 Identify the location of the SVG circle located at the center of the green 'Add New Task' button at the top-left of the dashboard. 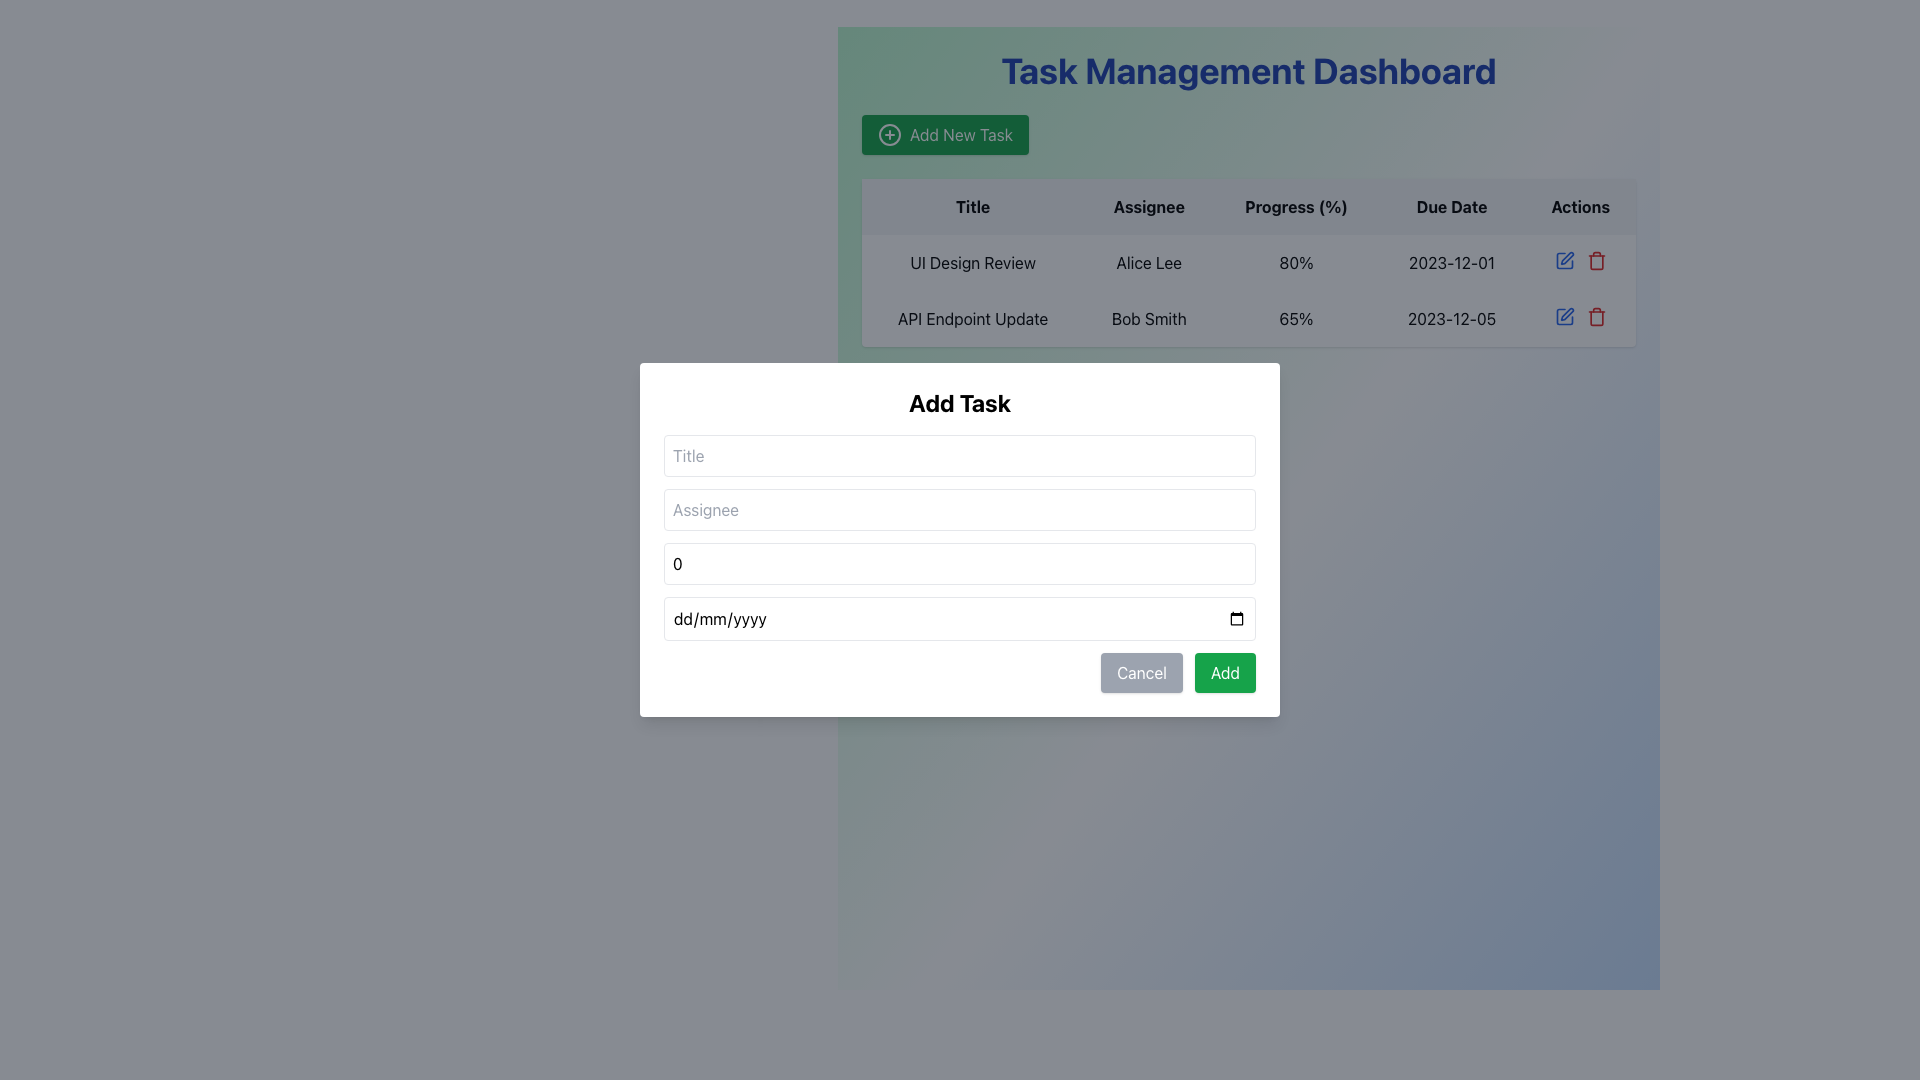
(888, 135).